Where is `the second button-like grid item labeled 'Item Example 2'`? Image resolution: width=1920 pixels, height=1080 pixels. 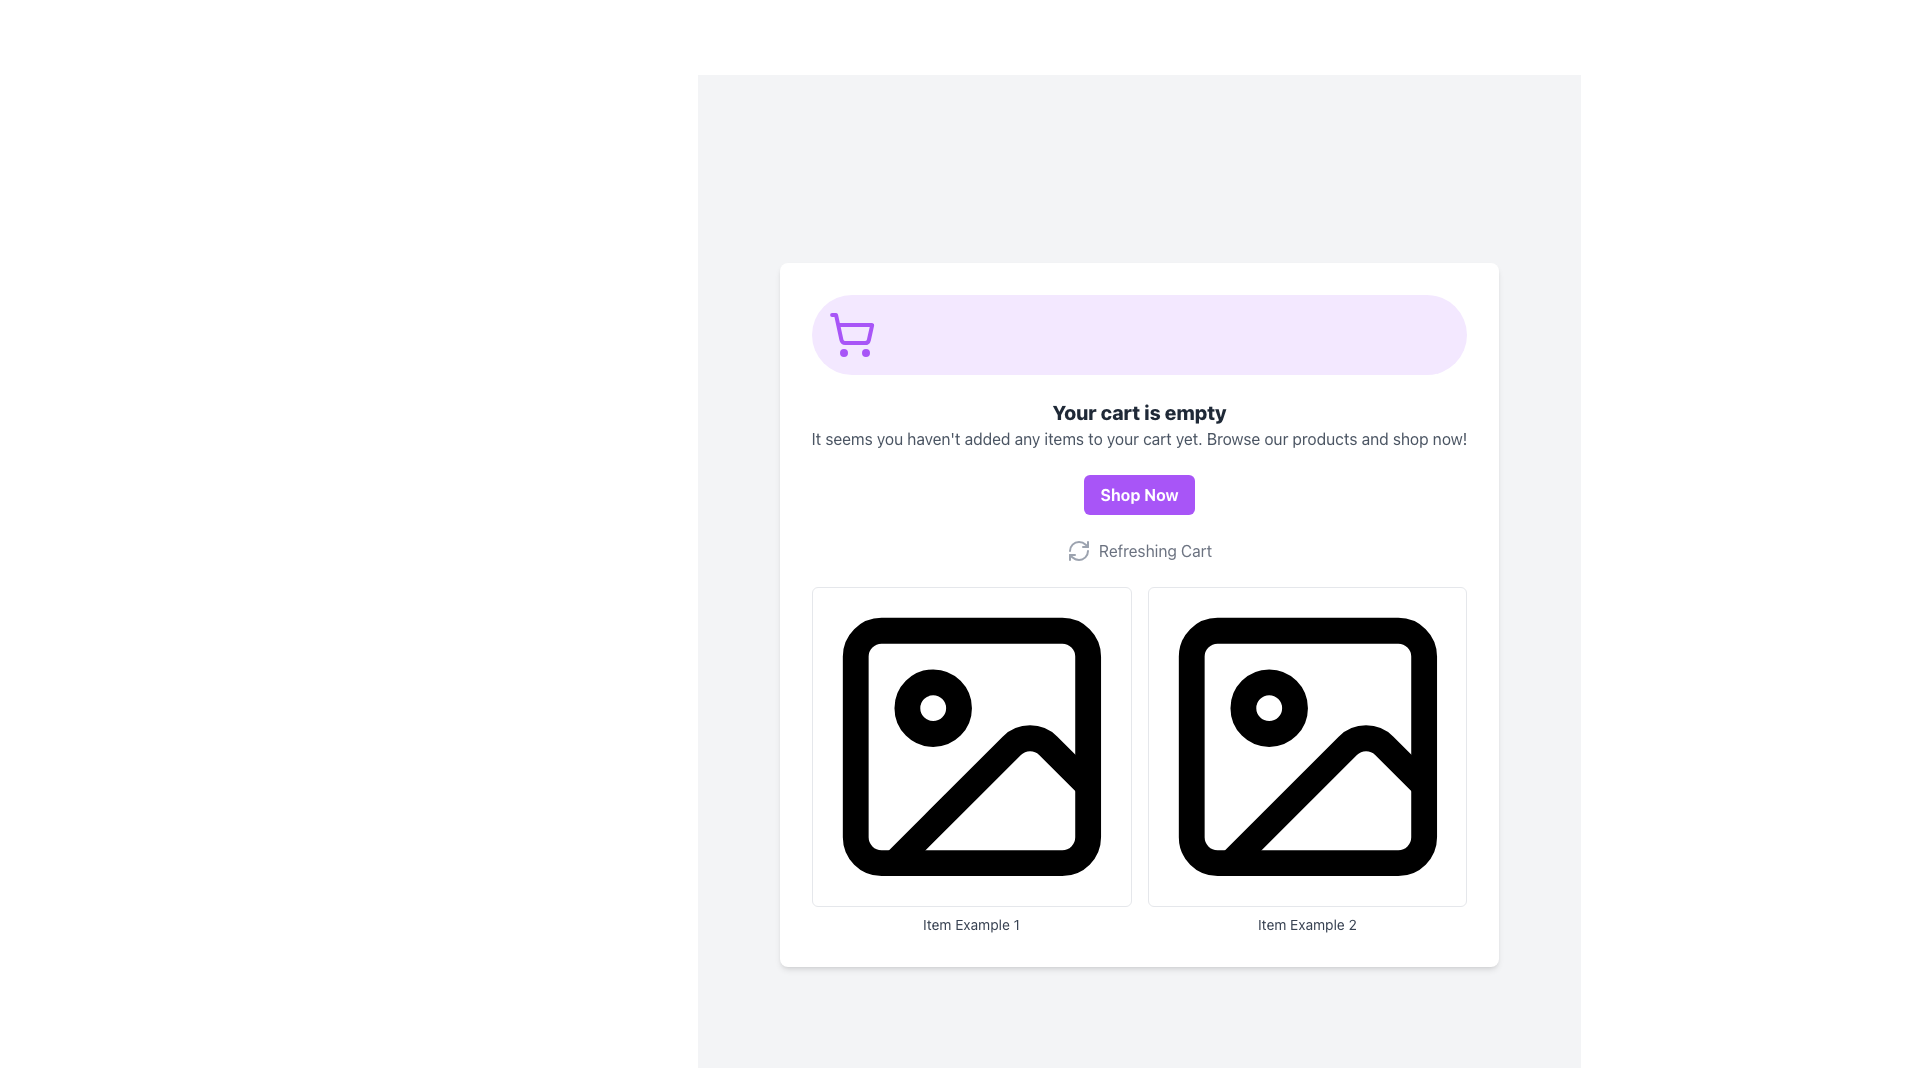
the second button-like grid item labeled 'Item Example 2' is located at coordinates (1307, 760).